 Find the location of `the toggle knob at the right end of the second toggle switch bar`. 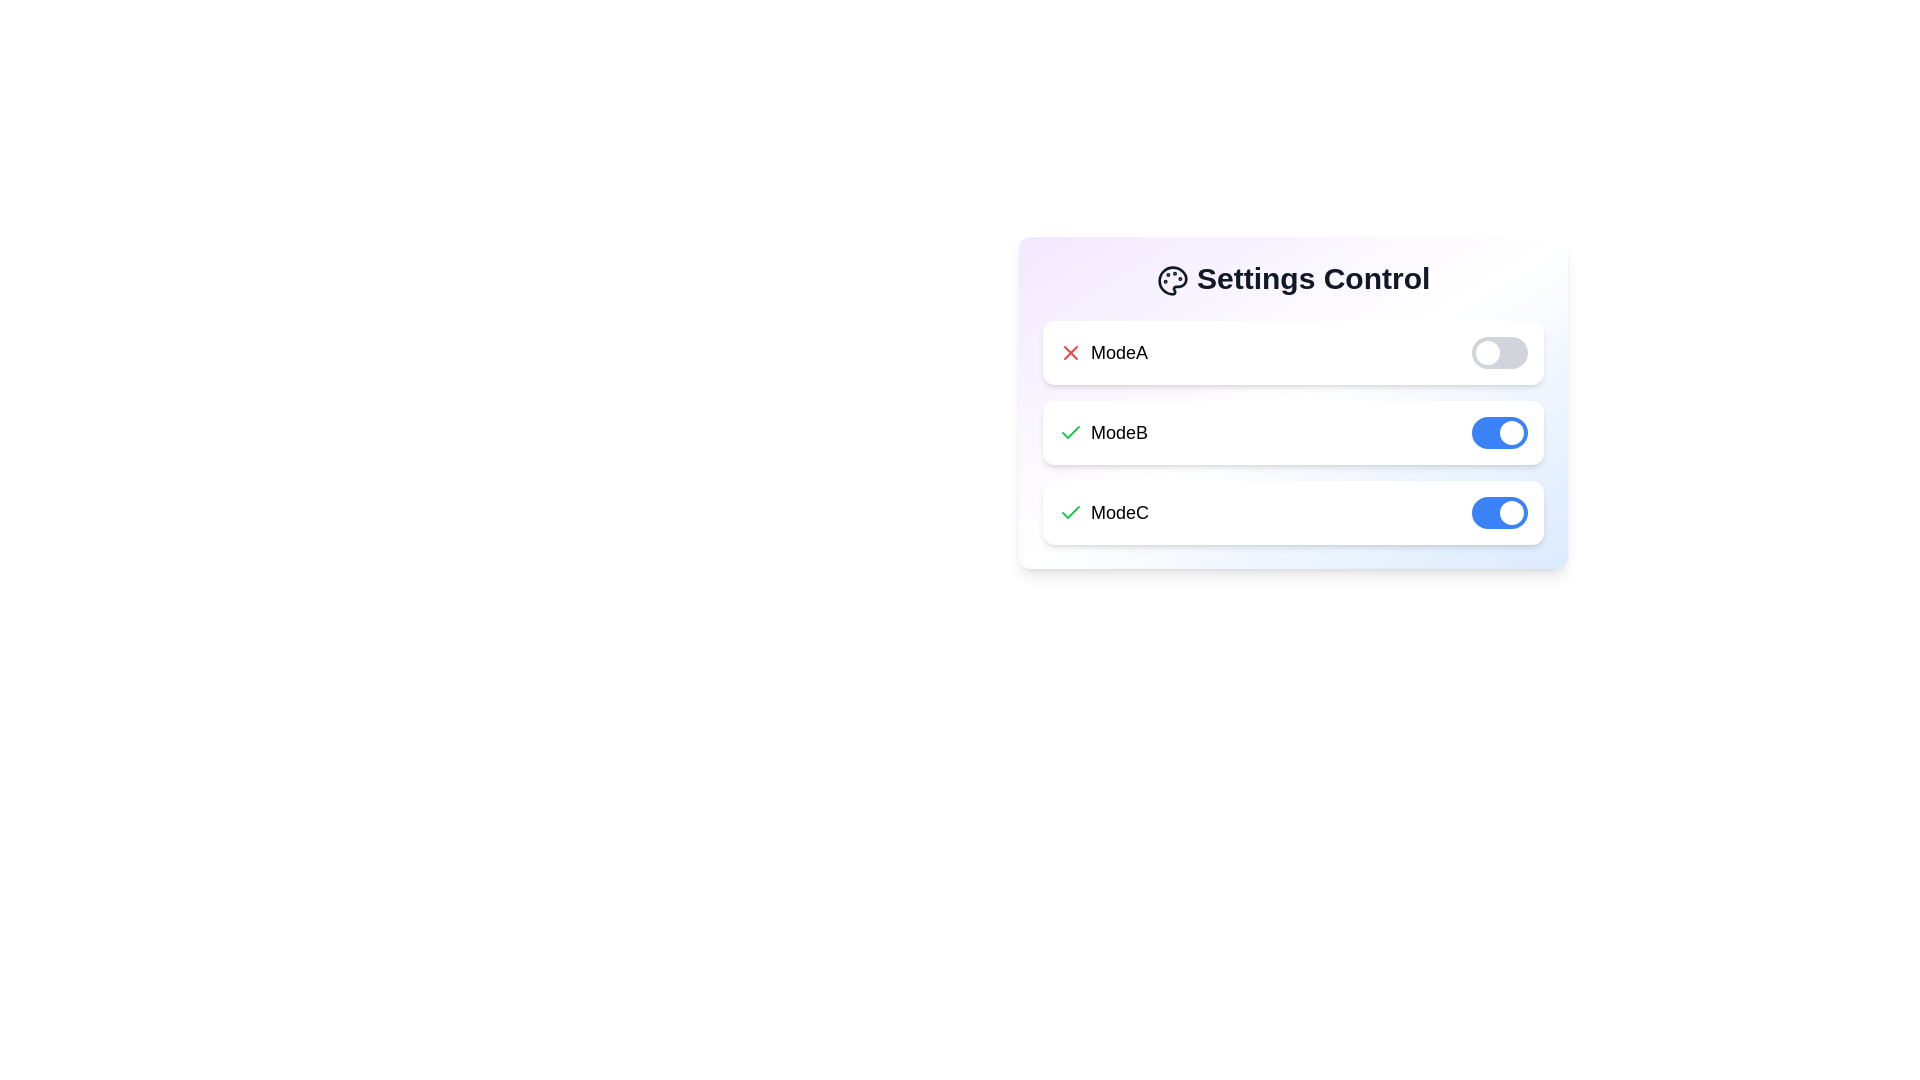

the toggle knob at the right end of the second toggle switch bar is located at coordinates (1512, 432).